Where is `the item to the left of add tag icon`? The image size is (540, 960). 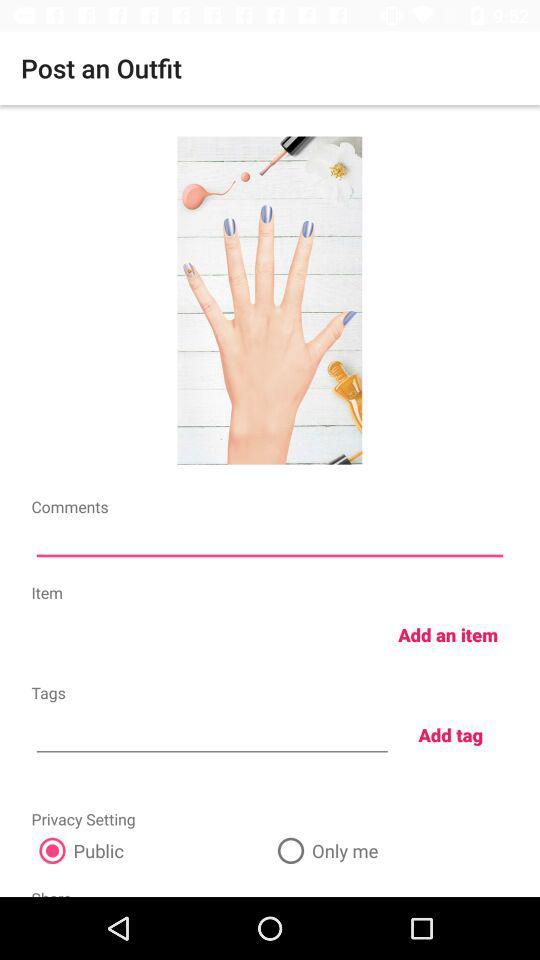
the item to the left of add tag icon is located at coordinates (211, 732).